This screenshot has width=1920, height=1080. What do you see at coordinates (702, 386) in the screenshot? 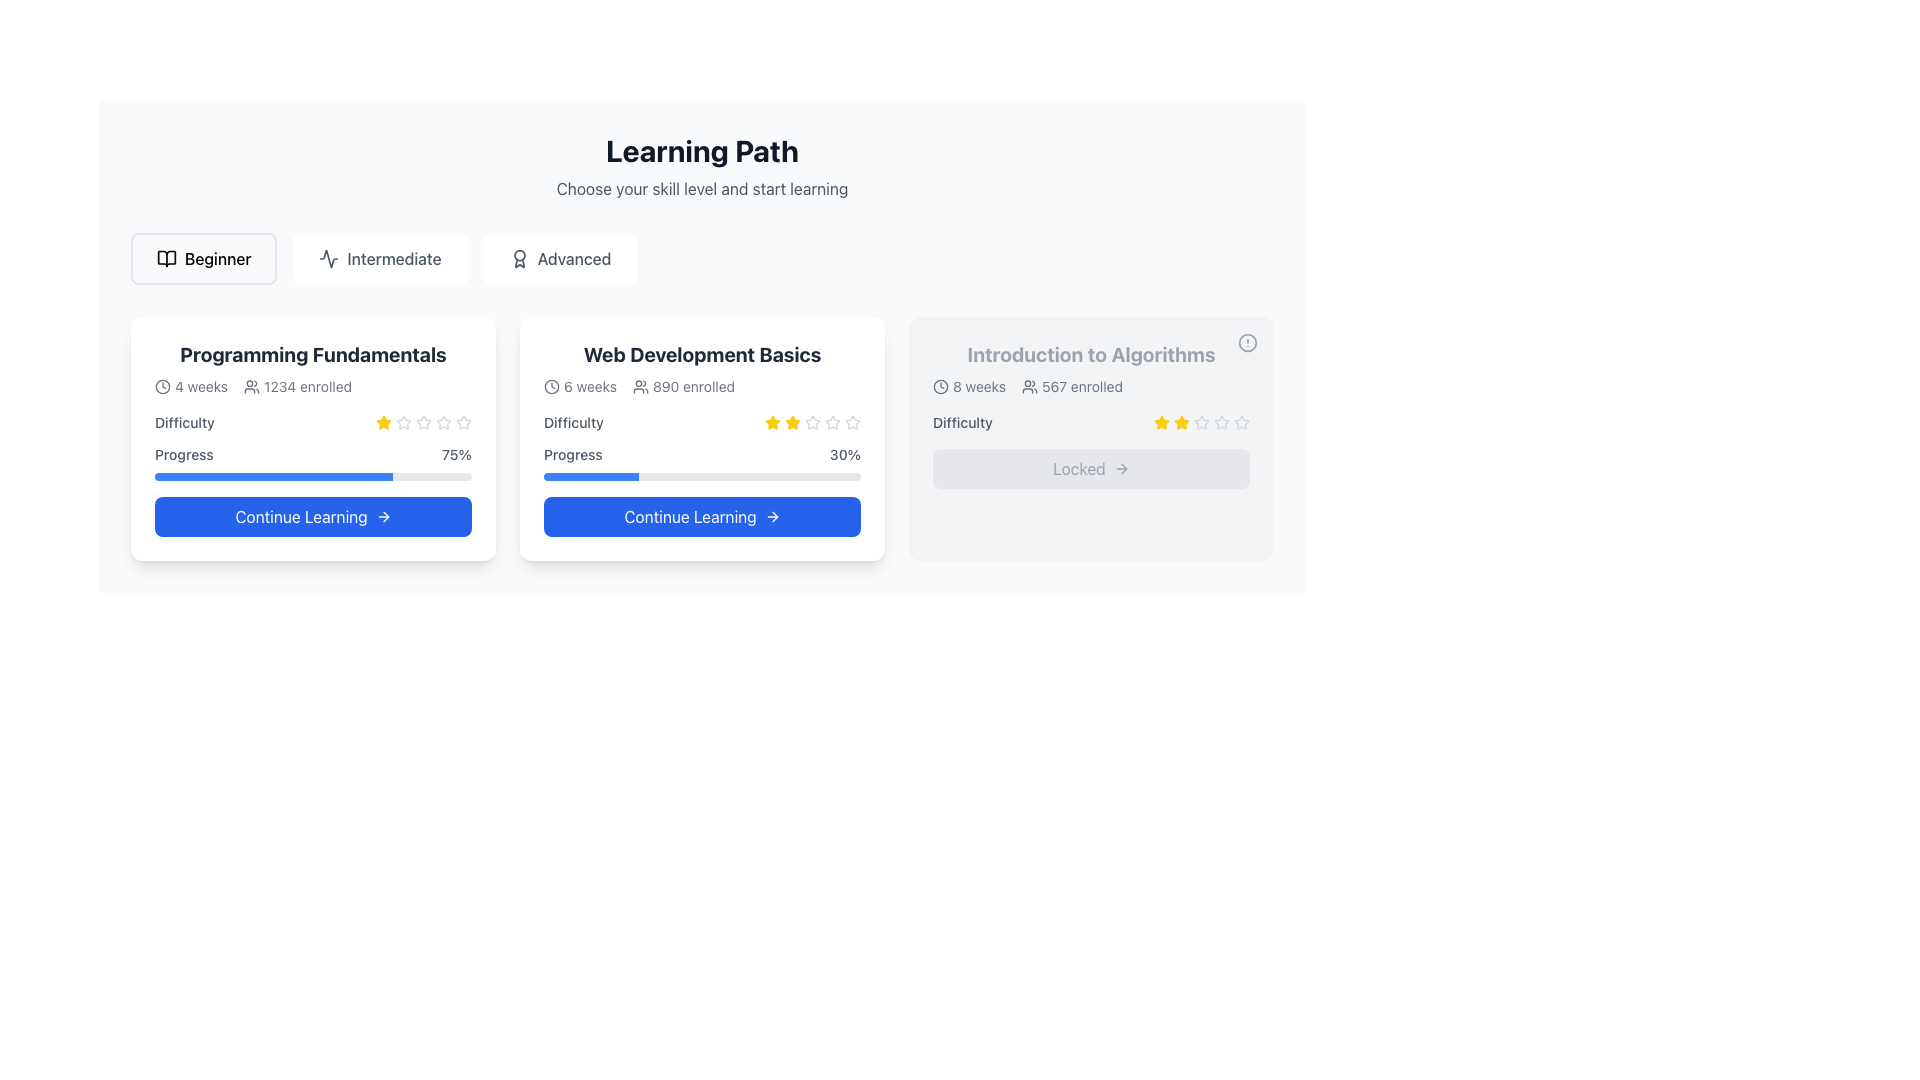
I see `the Informational group that displays the course duration and current enrollees, located below 'Web Development Basics' in the second card from the left` at bounding box center [702, 386].